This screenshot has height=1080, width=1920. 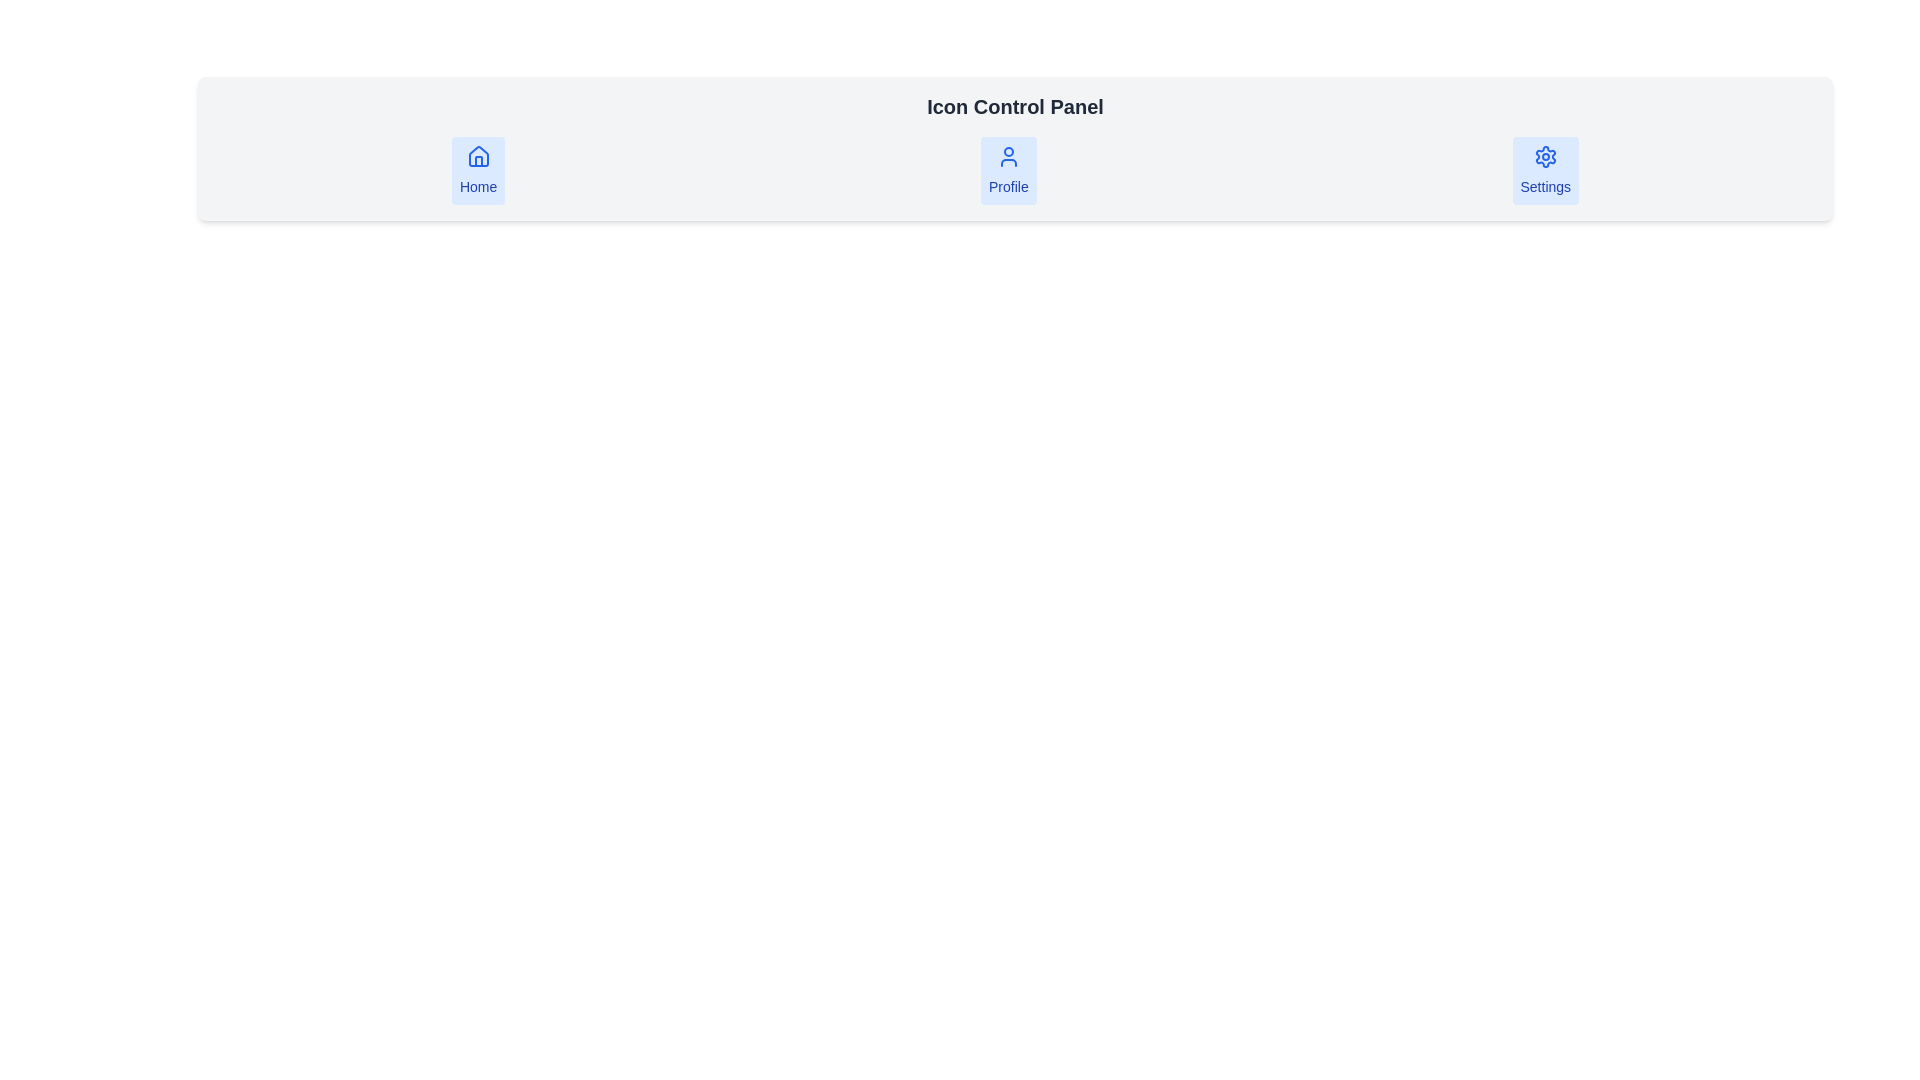 What do you see at coordinates (1544, 186) in the screenshot?
I see `the Text Label associated with the 'Settings' button, which provides a cue of the button's purpose for accessing settings functionality` at bounding box center [1544, 186].